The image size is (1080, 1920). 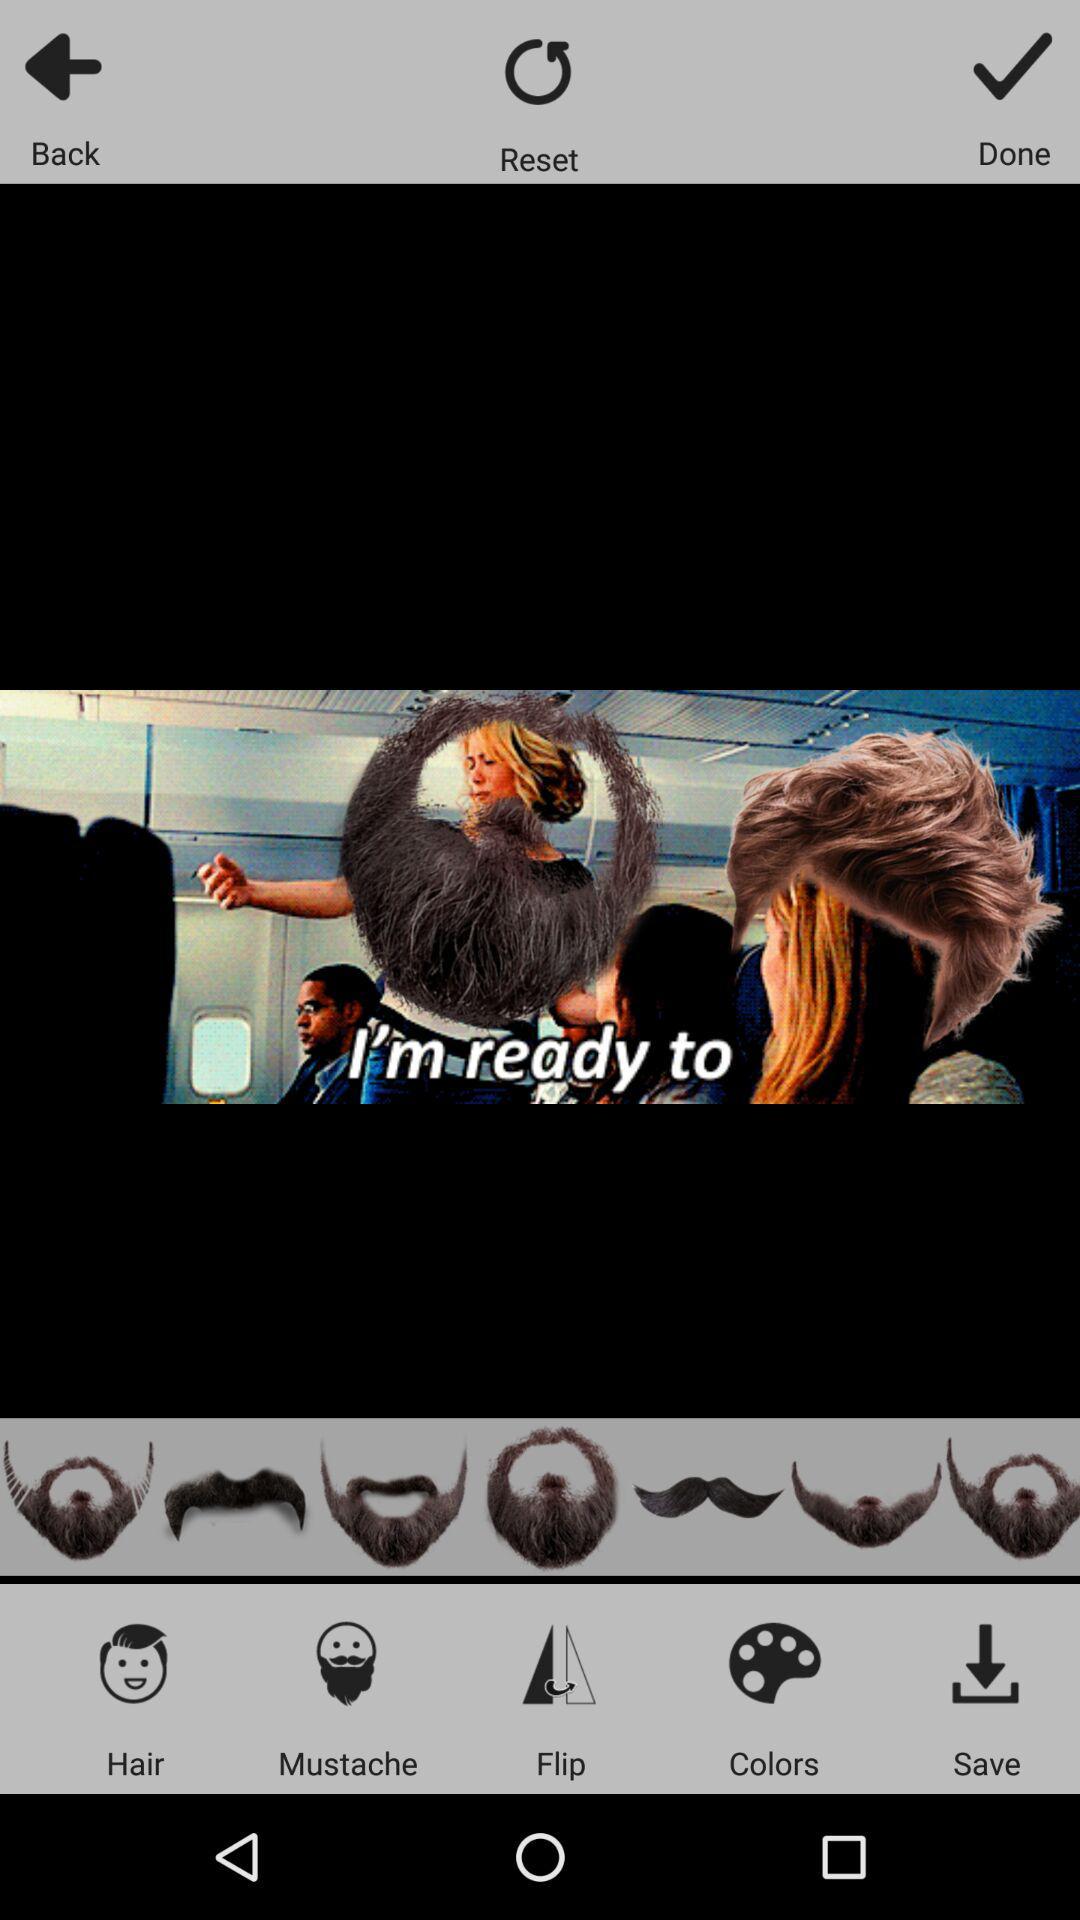 I want to click on the mustache option, so click(x=707, y=1497).